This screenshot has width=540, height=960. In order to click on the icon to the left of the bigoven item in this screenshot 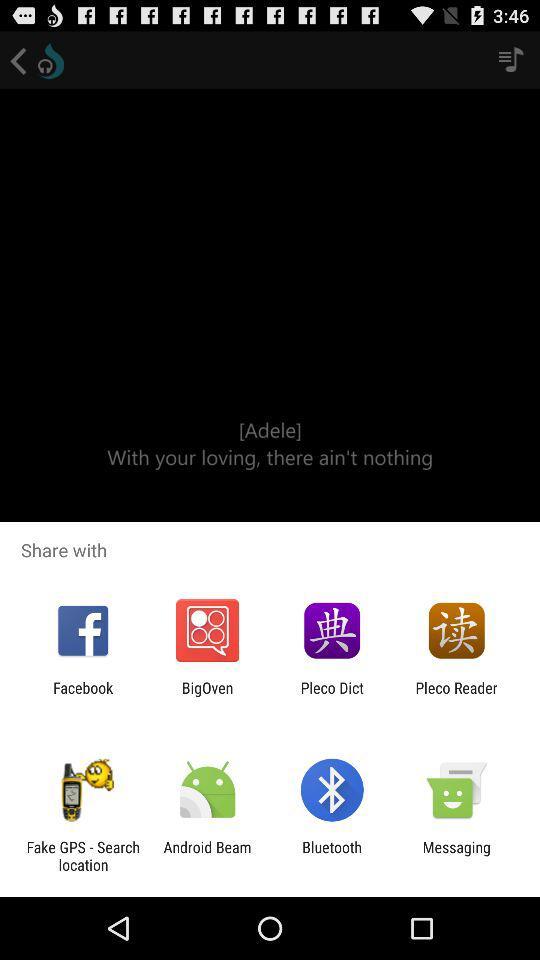, I will do `click(82, 696)`.